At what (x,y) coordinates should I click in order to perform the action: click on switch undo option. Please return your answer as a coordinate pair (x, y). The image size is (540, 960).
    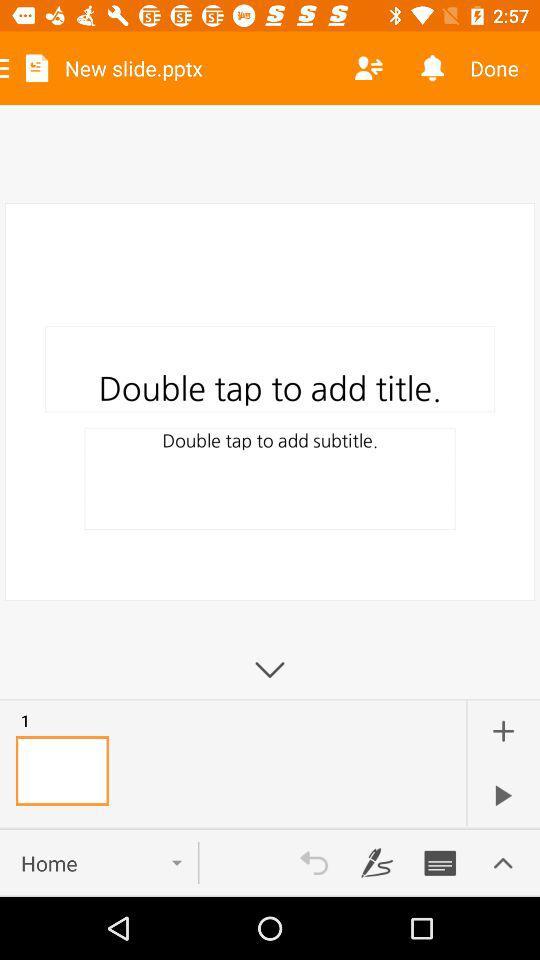
    Looking at the image, I should click on (314, 862).